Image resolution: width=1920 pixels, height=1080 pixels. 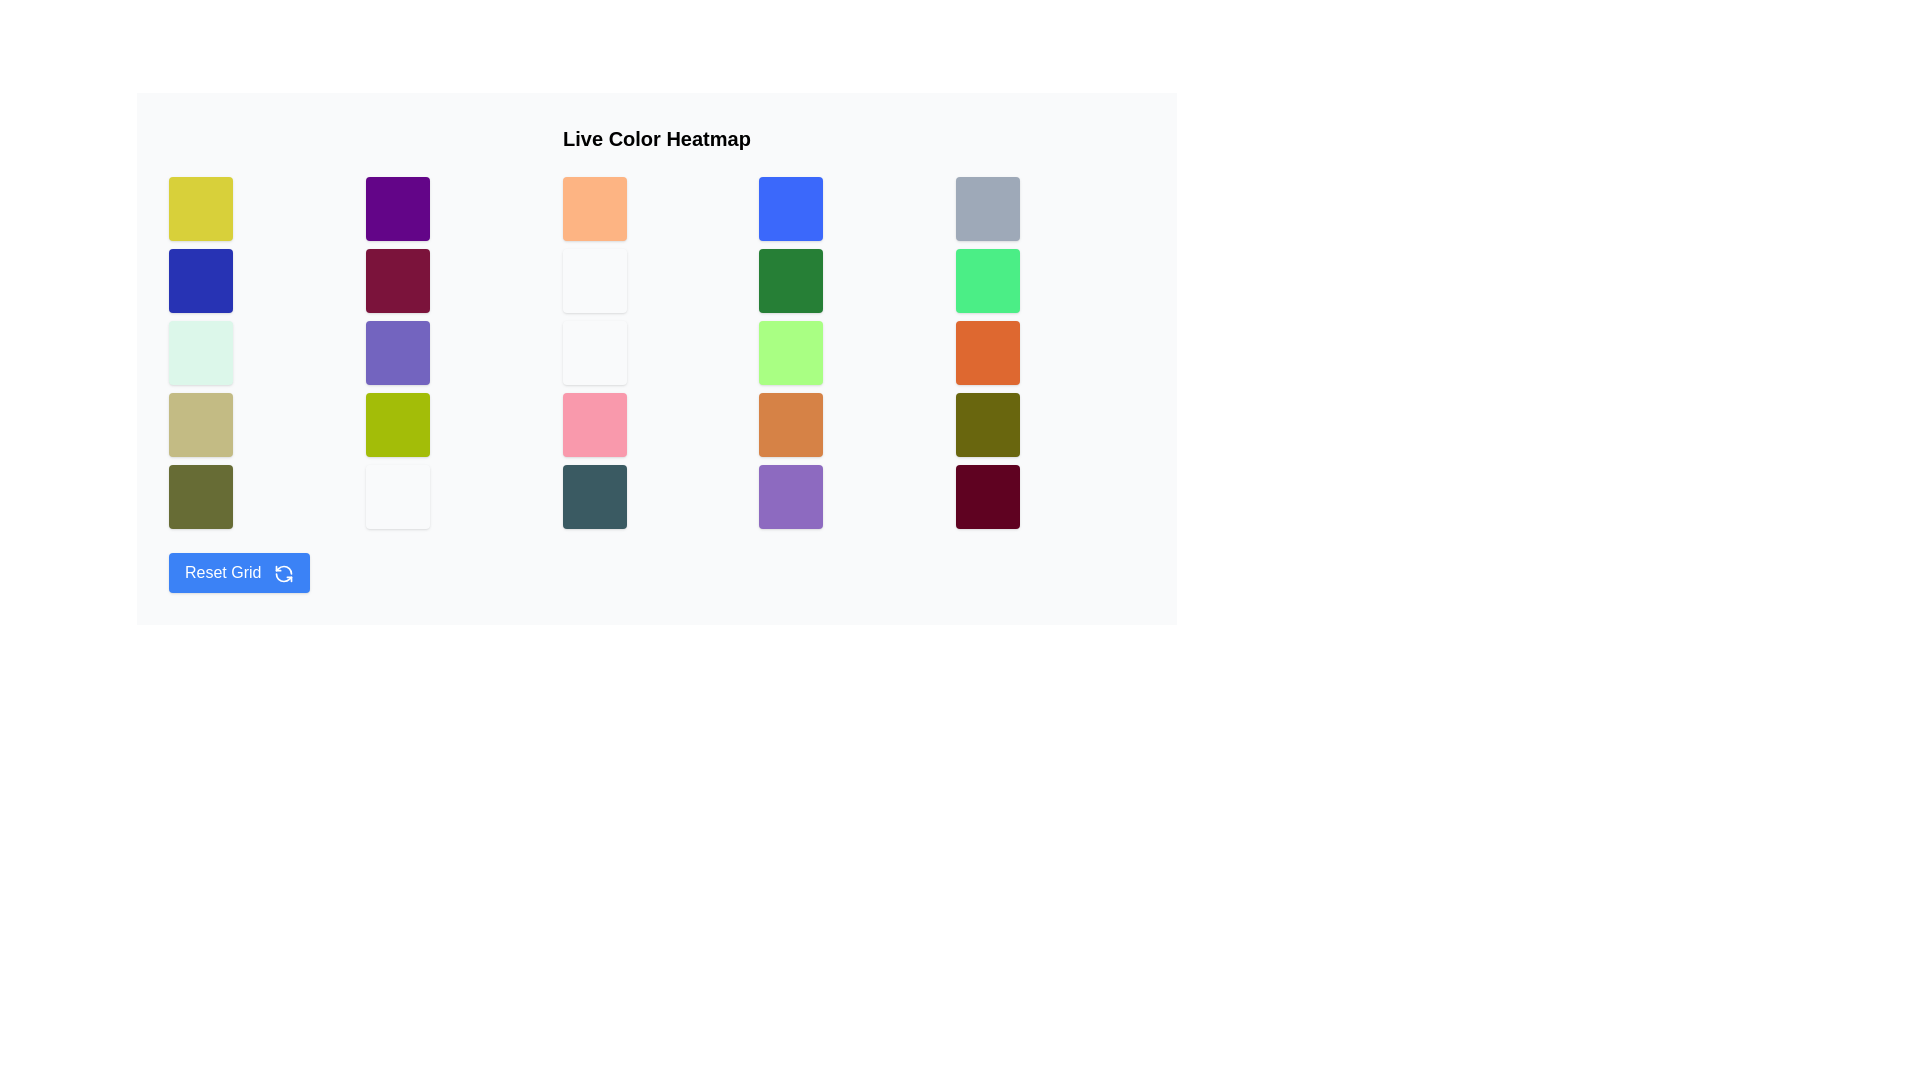 What do you see at coordinates (593, 352) in the screenshot?
I see `the Square visual placeholder located in the third column and third row of the grid layout` at bounding box center [593, 352].